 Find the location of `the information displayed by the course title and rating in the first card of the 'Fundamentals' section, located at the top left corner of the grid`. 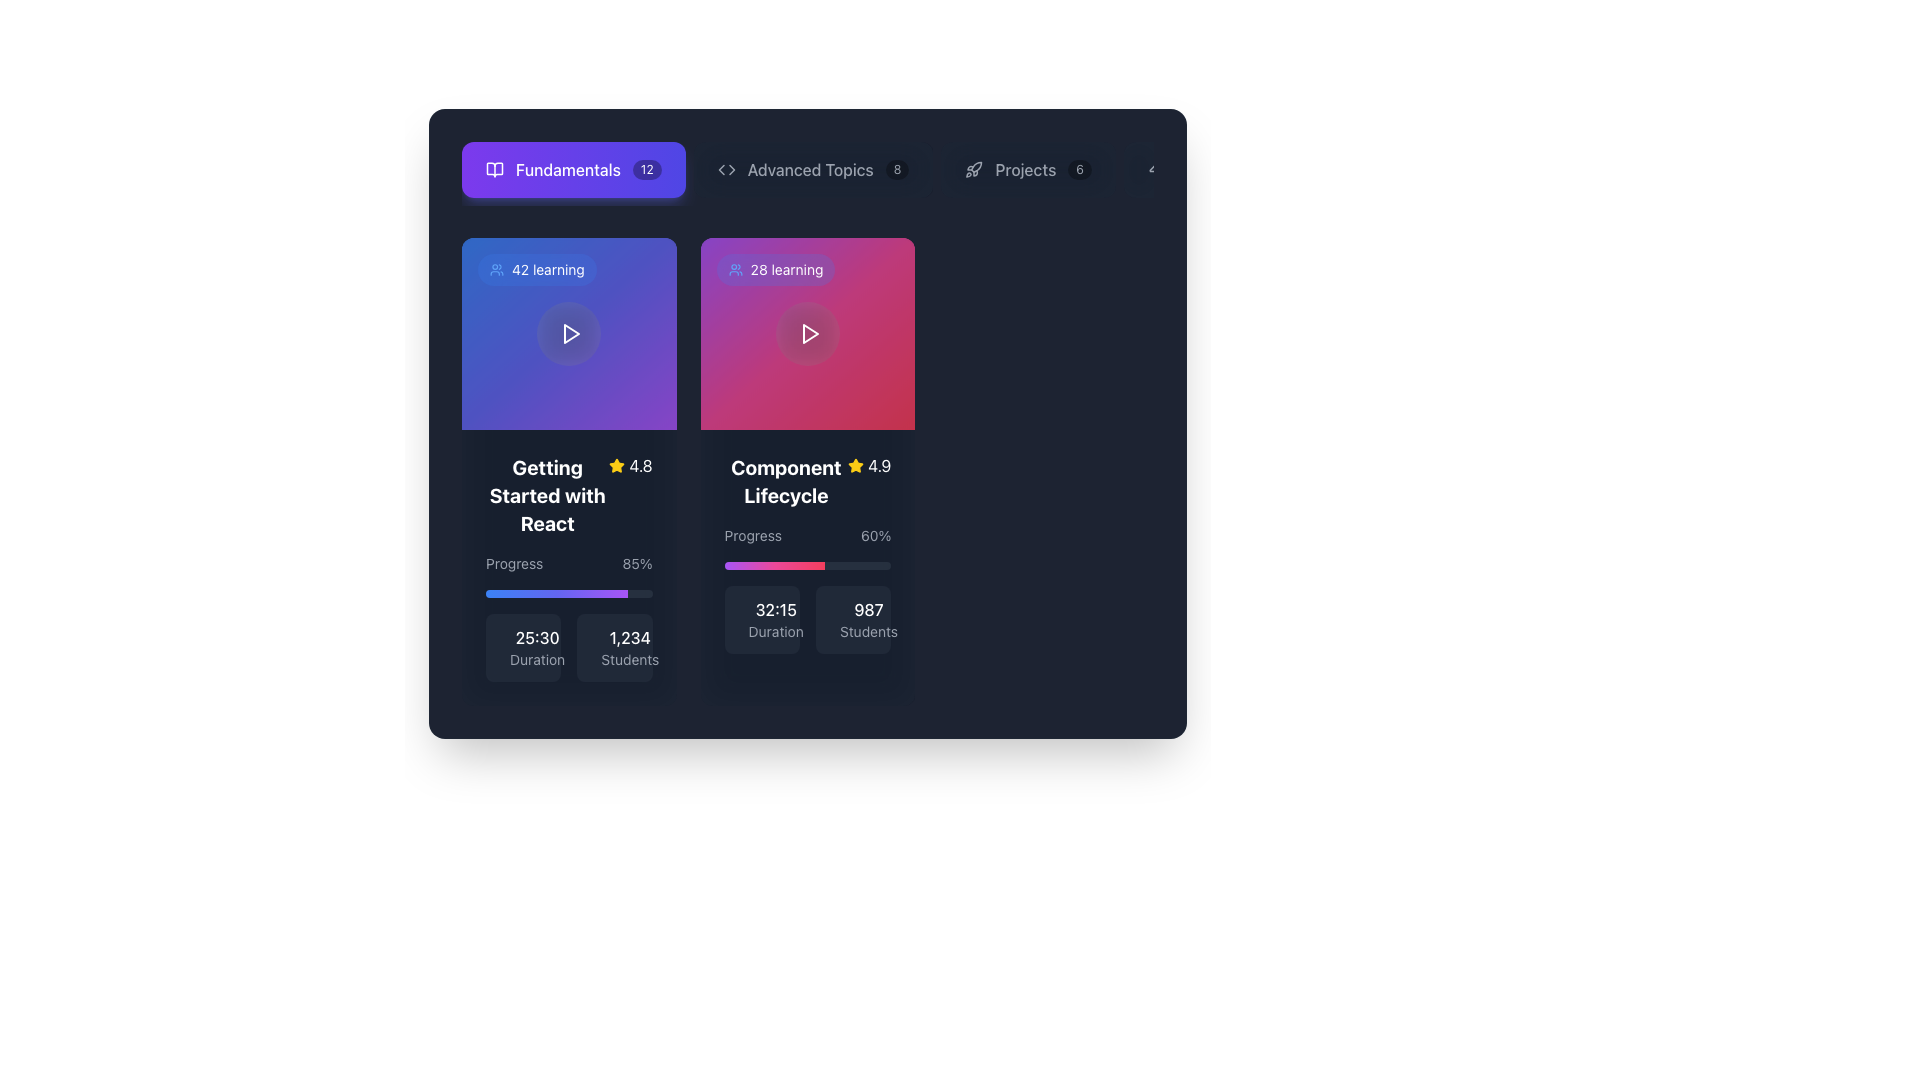

the information displayed by the course title and rating in the first card of the 'Fundamentals' section, located at the top left corner of the grid is located at coordinates (568, 495).